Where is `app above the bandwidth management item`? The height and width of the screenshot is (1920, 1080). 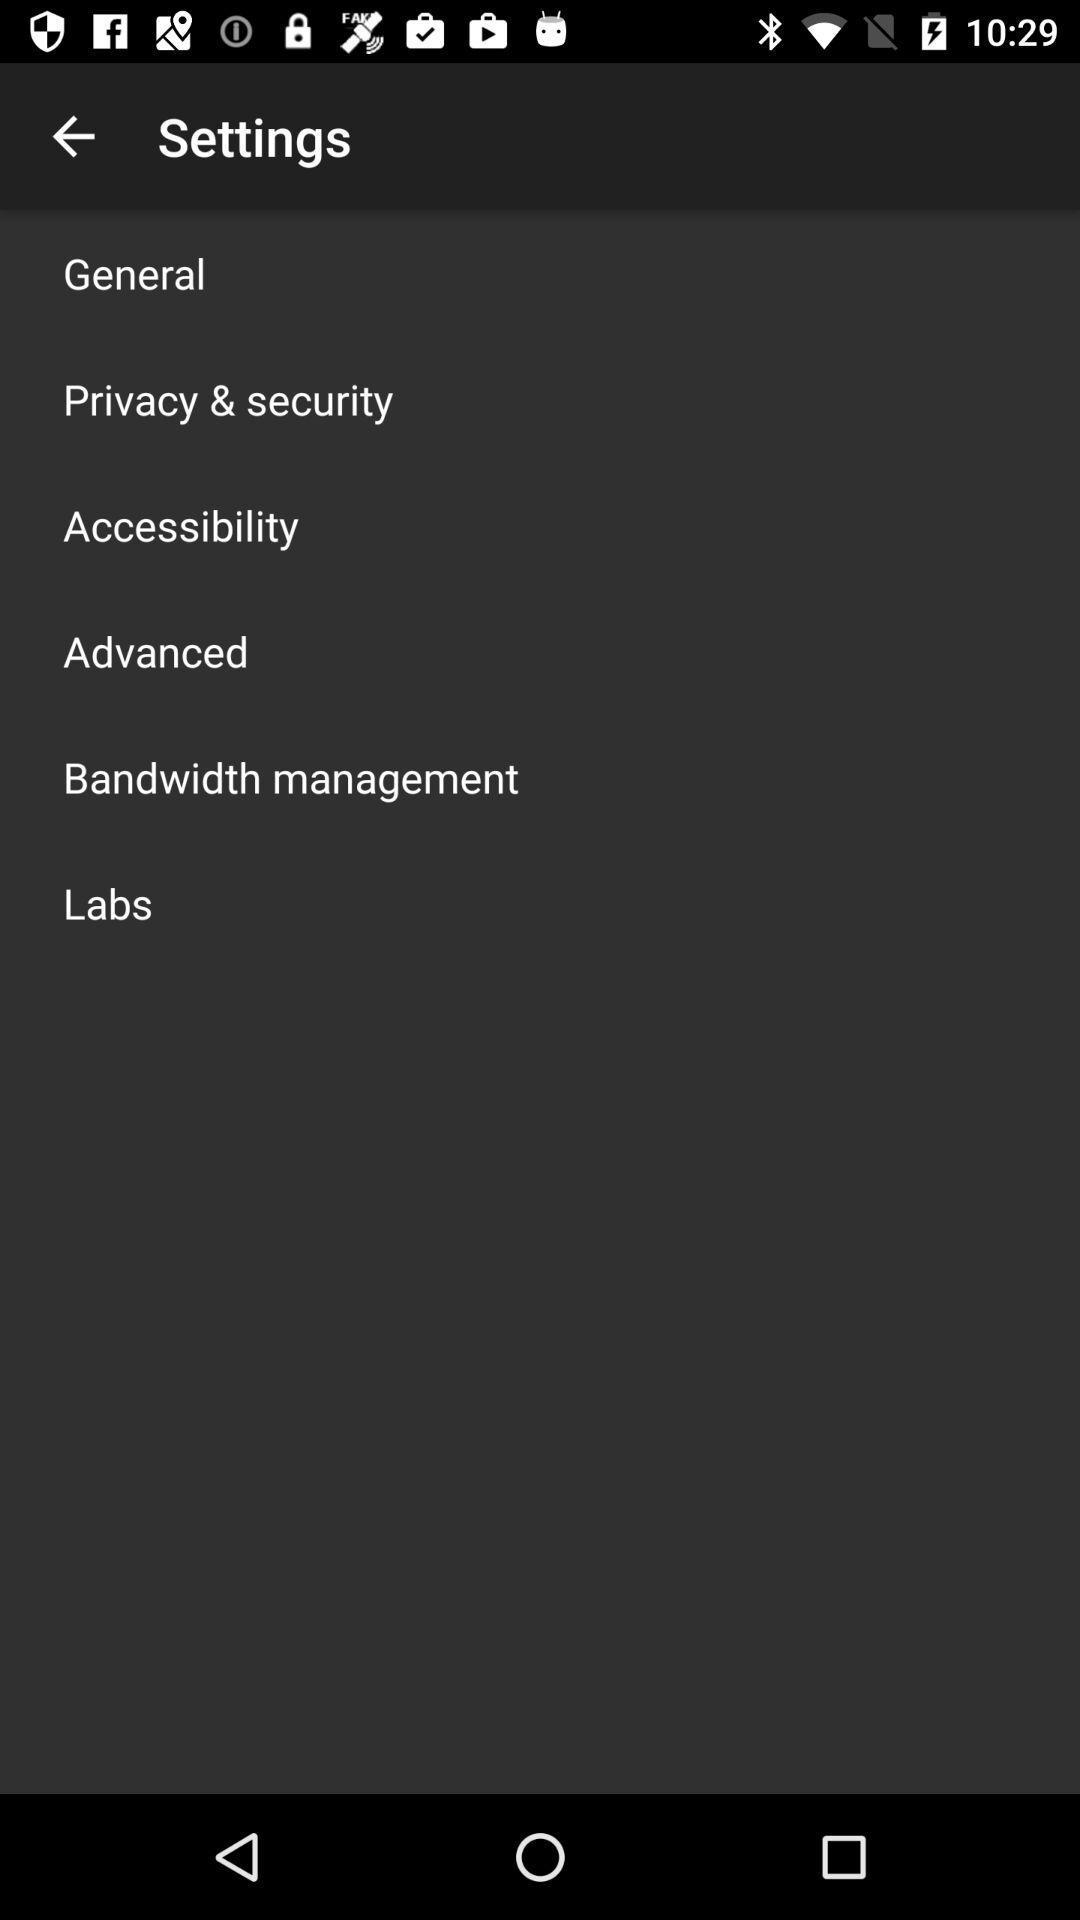
app above the bandwidth management item is located at coordinates (154, 651).